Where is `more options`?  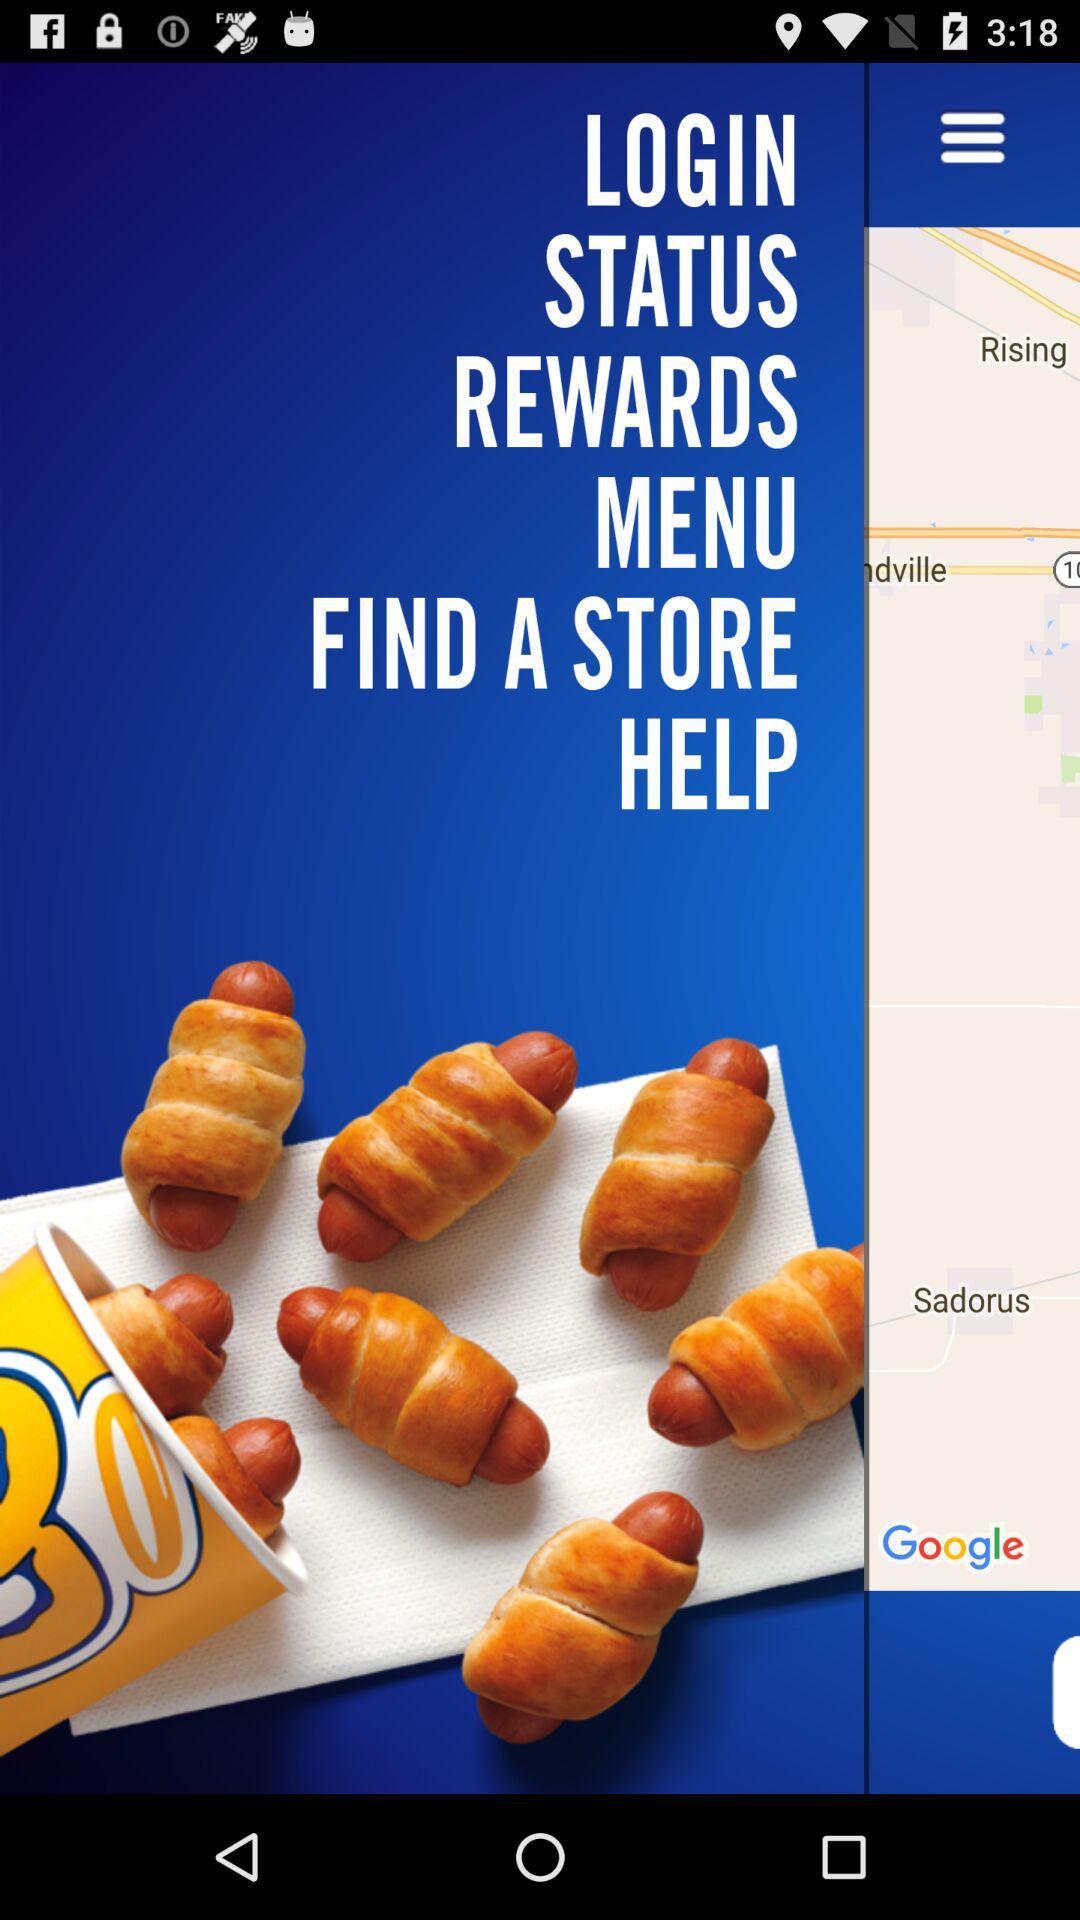
more options is located at coordinates (971, 138).